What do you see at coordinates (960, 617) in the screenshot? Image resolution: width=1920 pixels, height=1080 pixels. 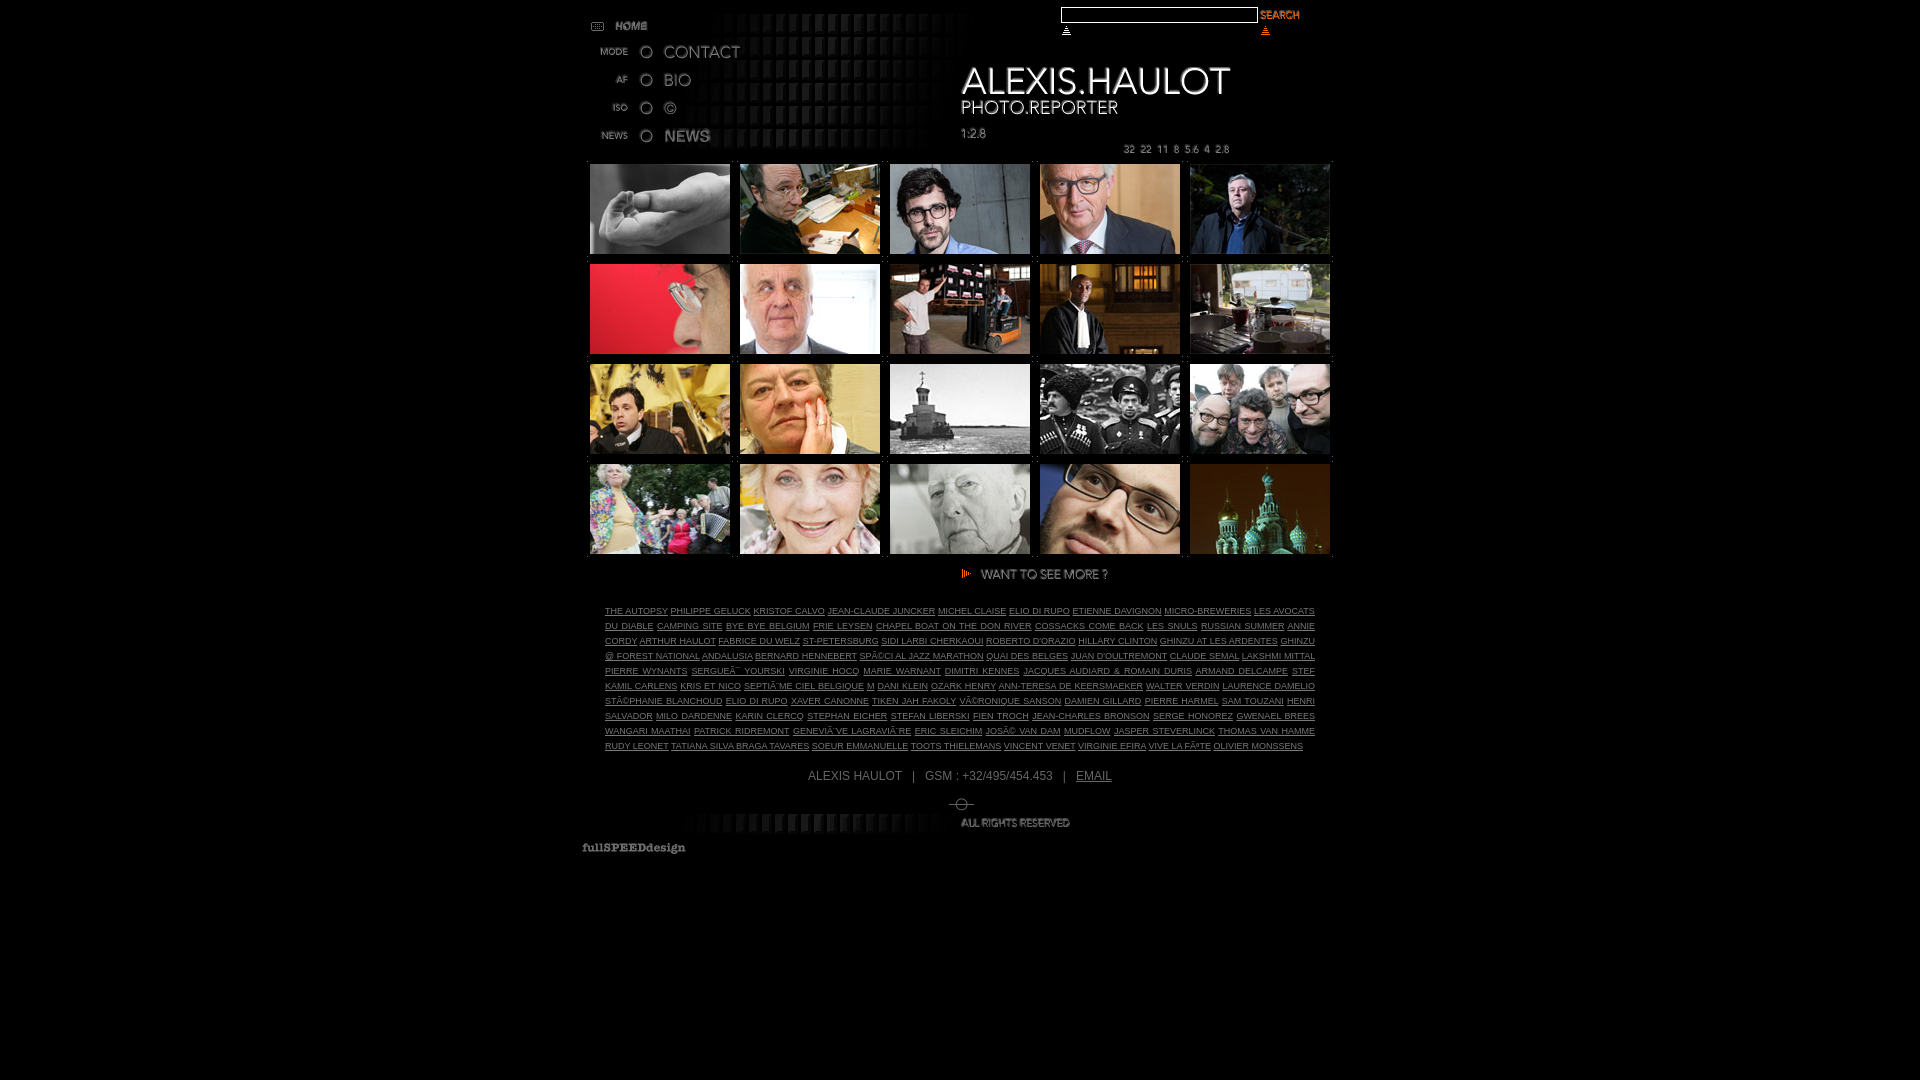 I see `'LES AVOCATS DU DIABLE'` at bounding box center [960, 617].